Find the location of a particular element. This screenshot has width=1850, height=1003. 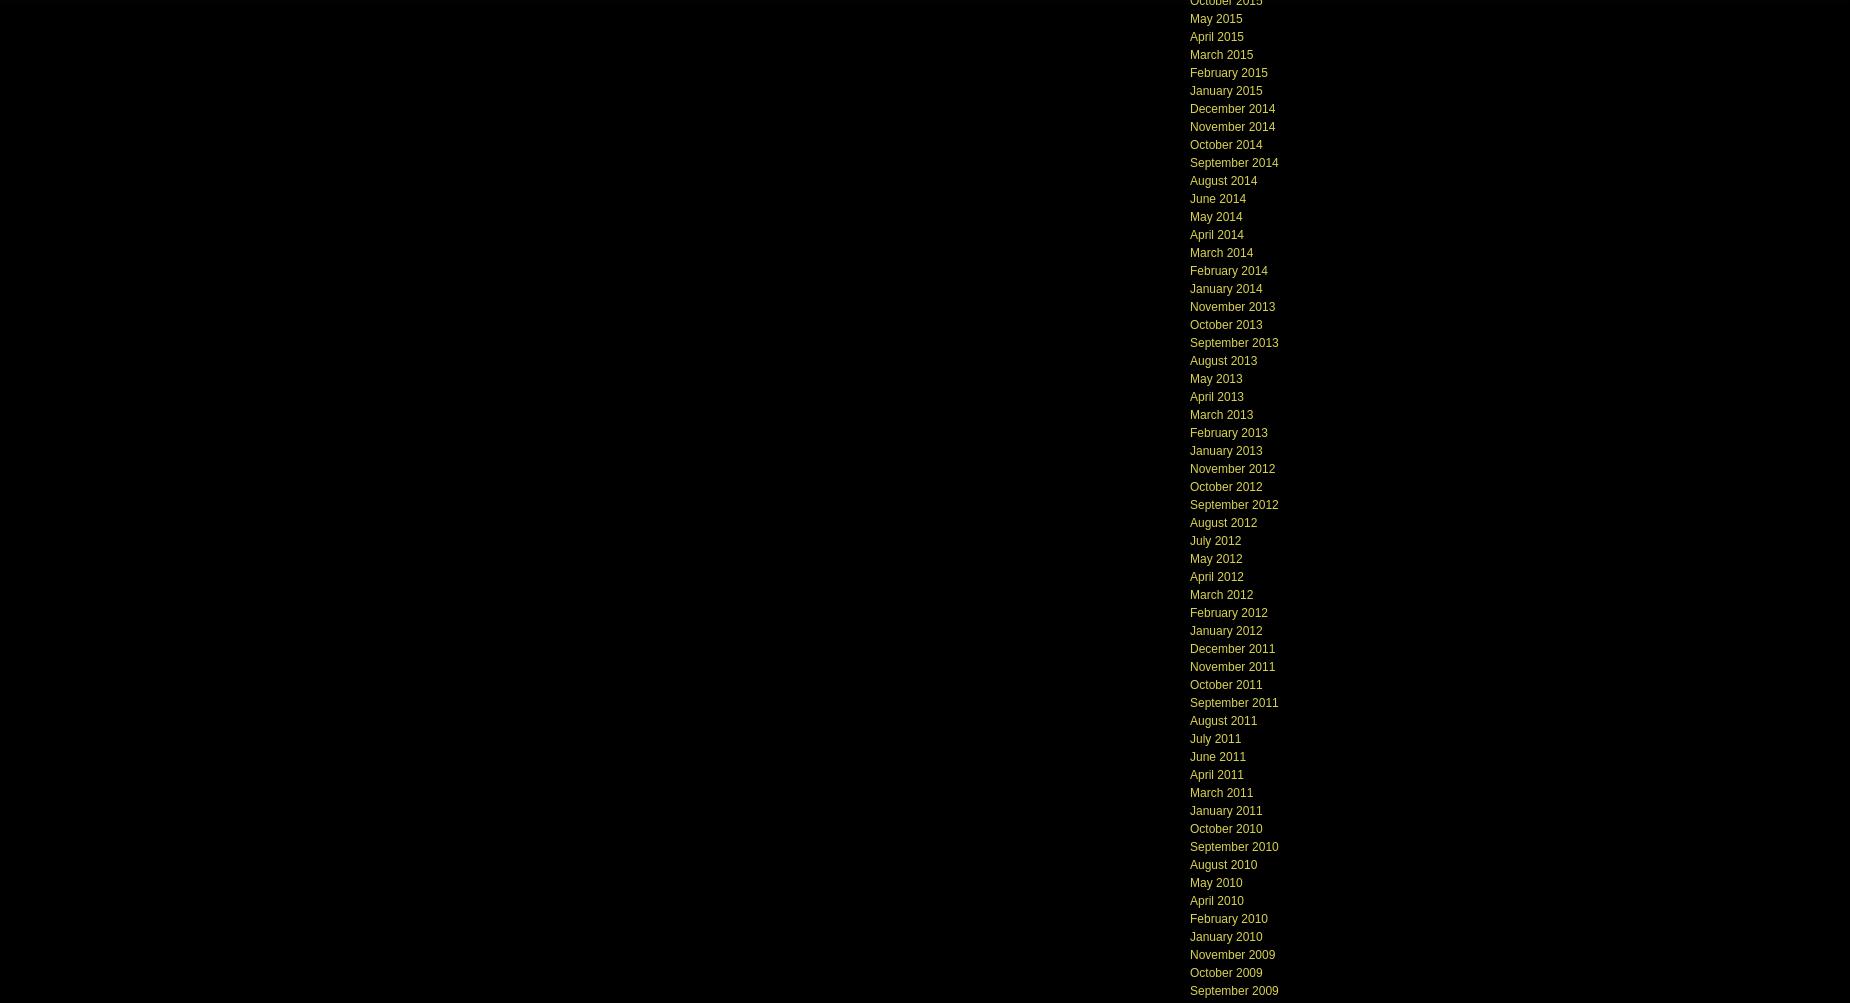

'December 2014' is located at coordinates (1231, 107).